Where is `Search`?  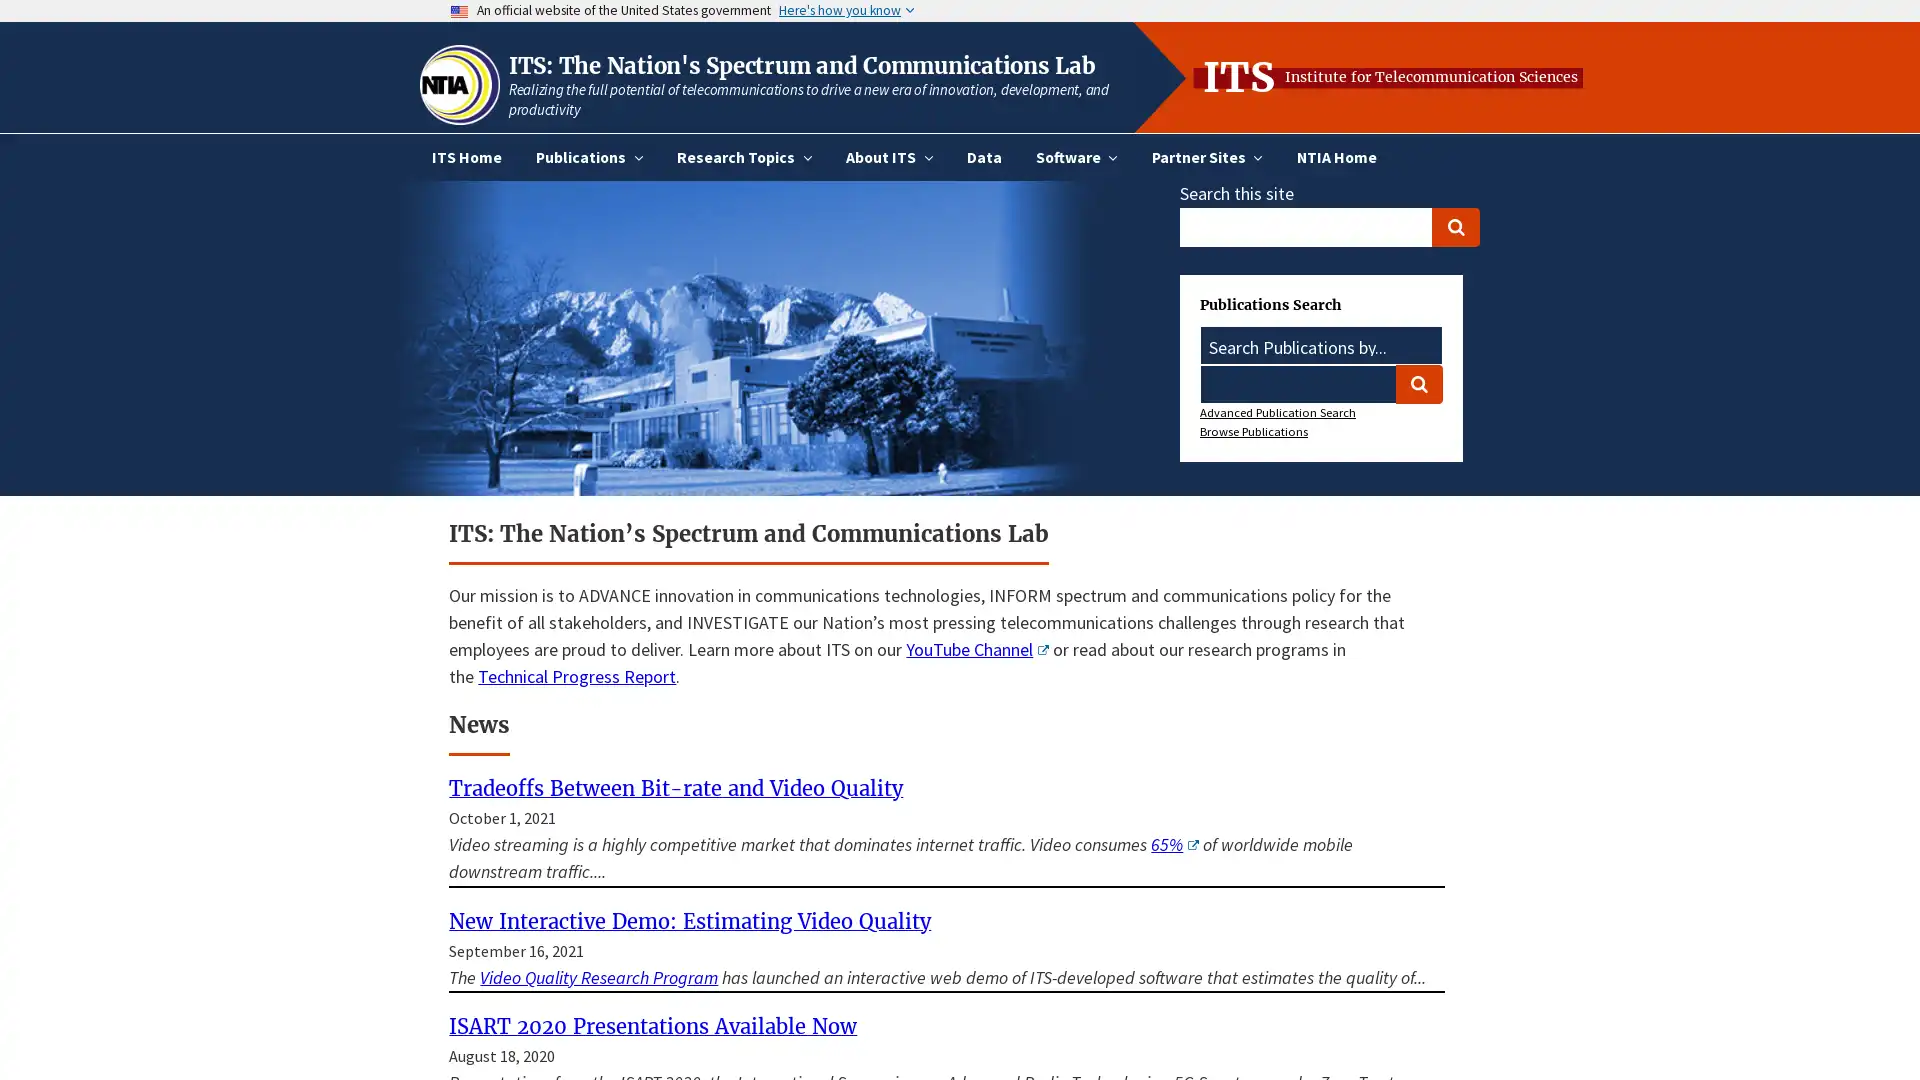 Search is located at coordinates (1418, 384).